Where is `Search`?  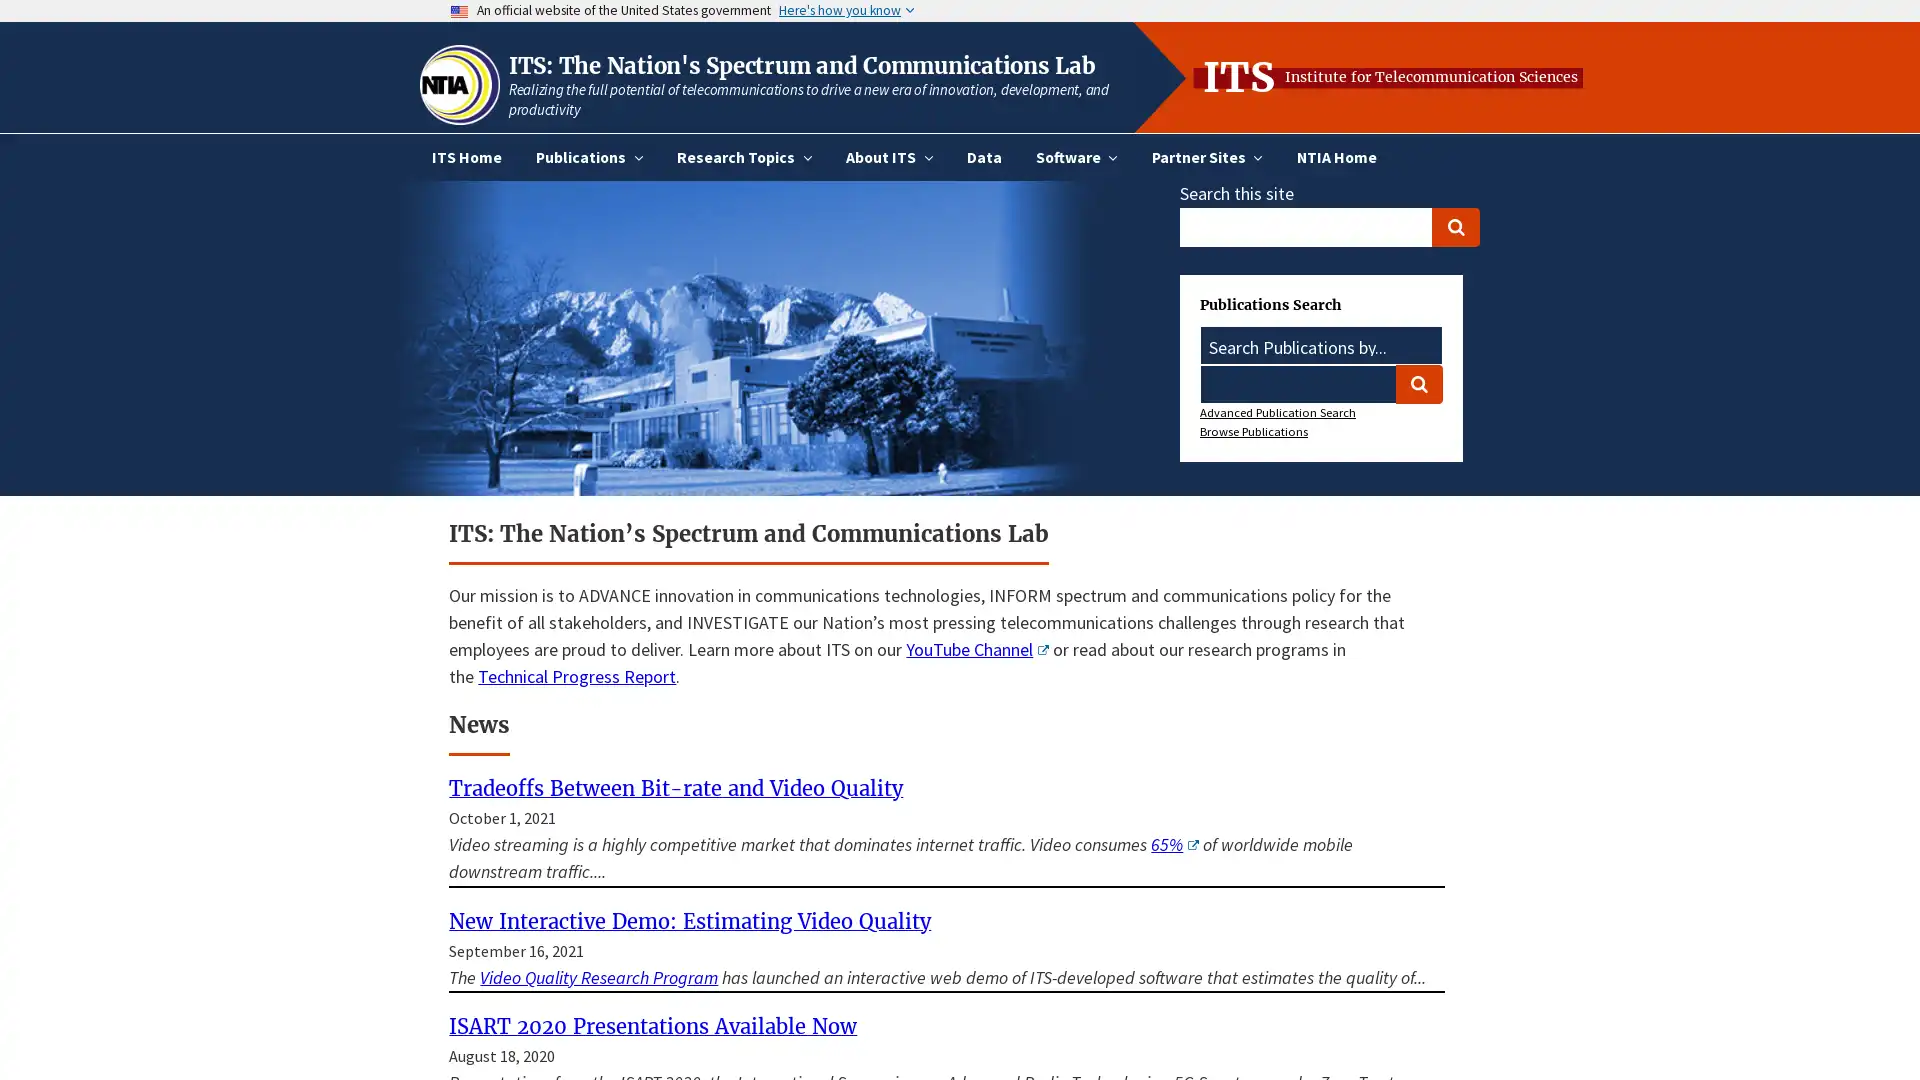 Search is located at coordinates (1418, 384).